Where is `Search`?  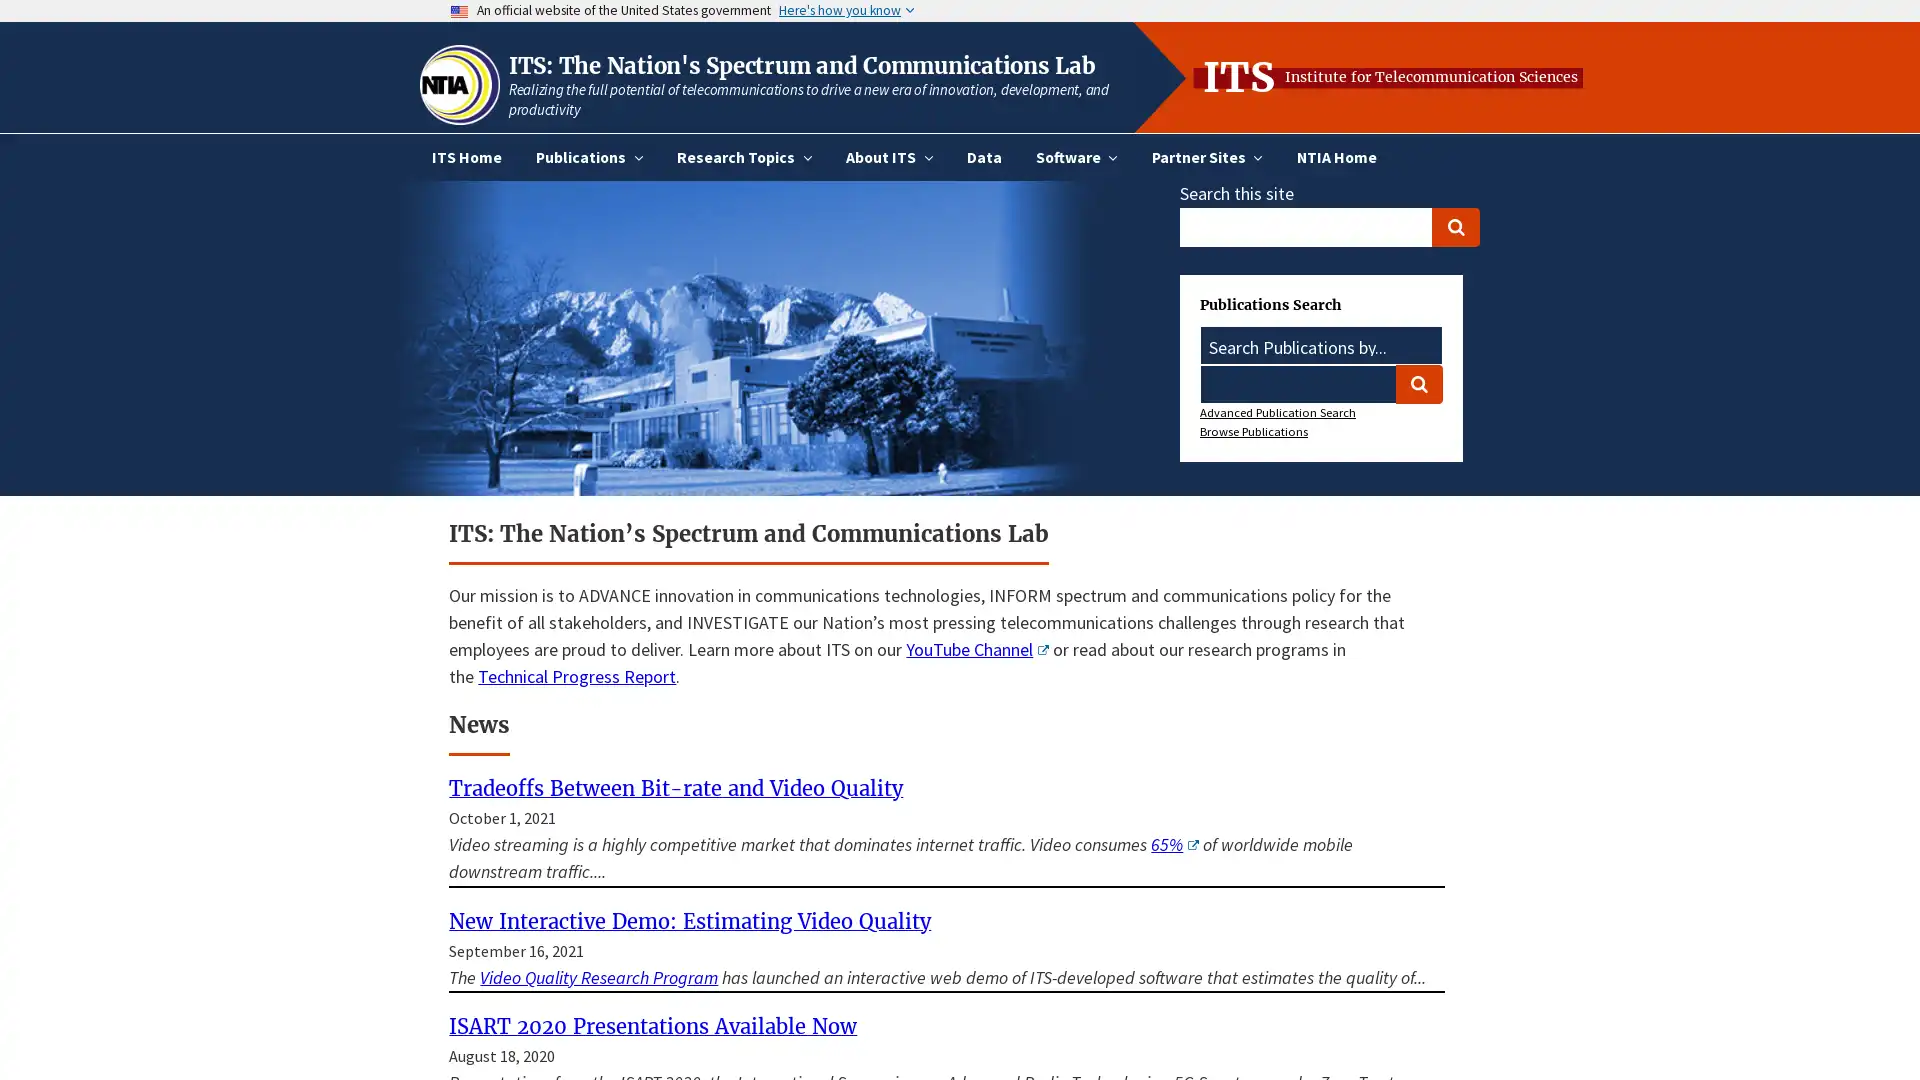 Search is located at coordinates (1418, 384).